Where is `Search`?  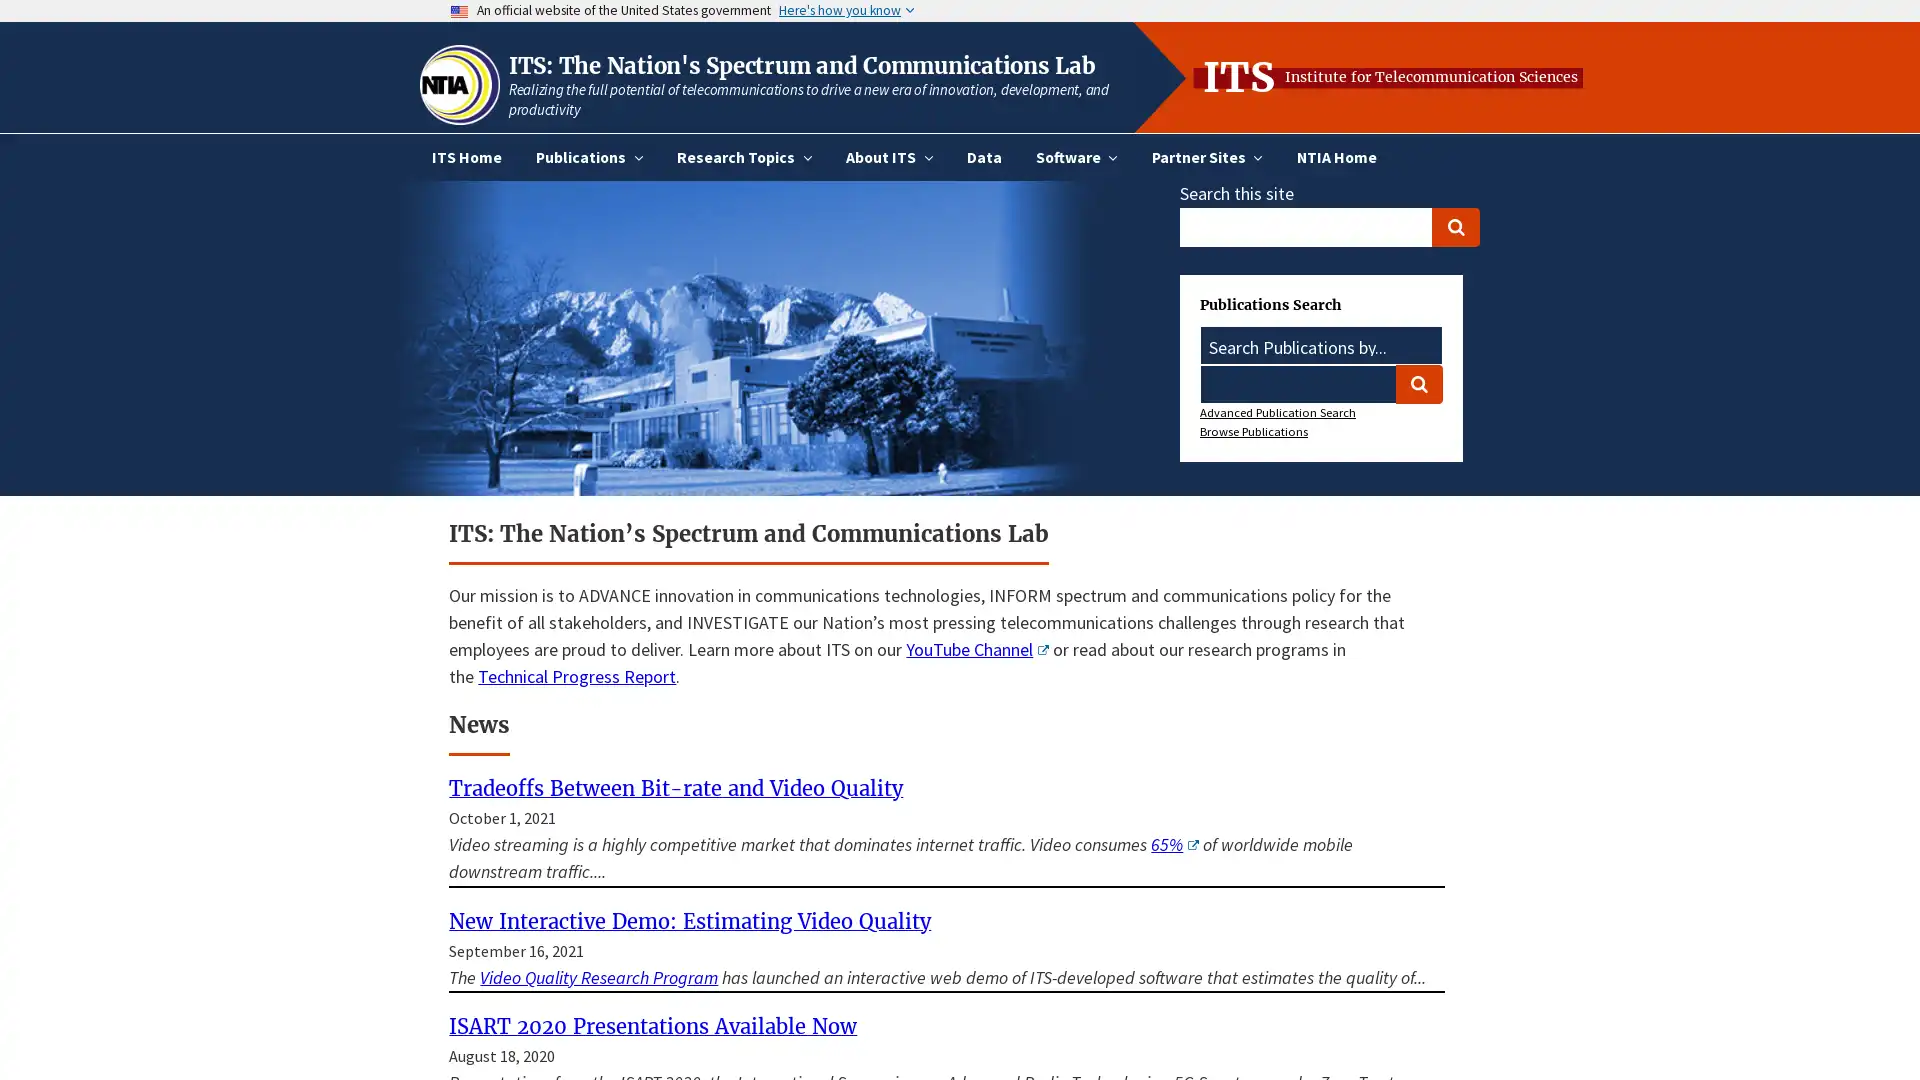 Search is located at coordinates (1418, 384).